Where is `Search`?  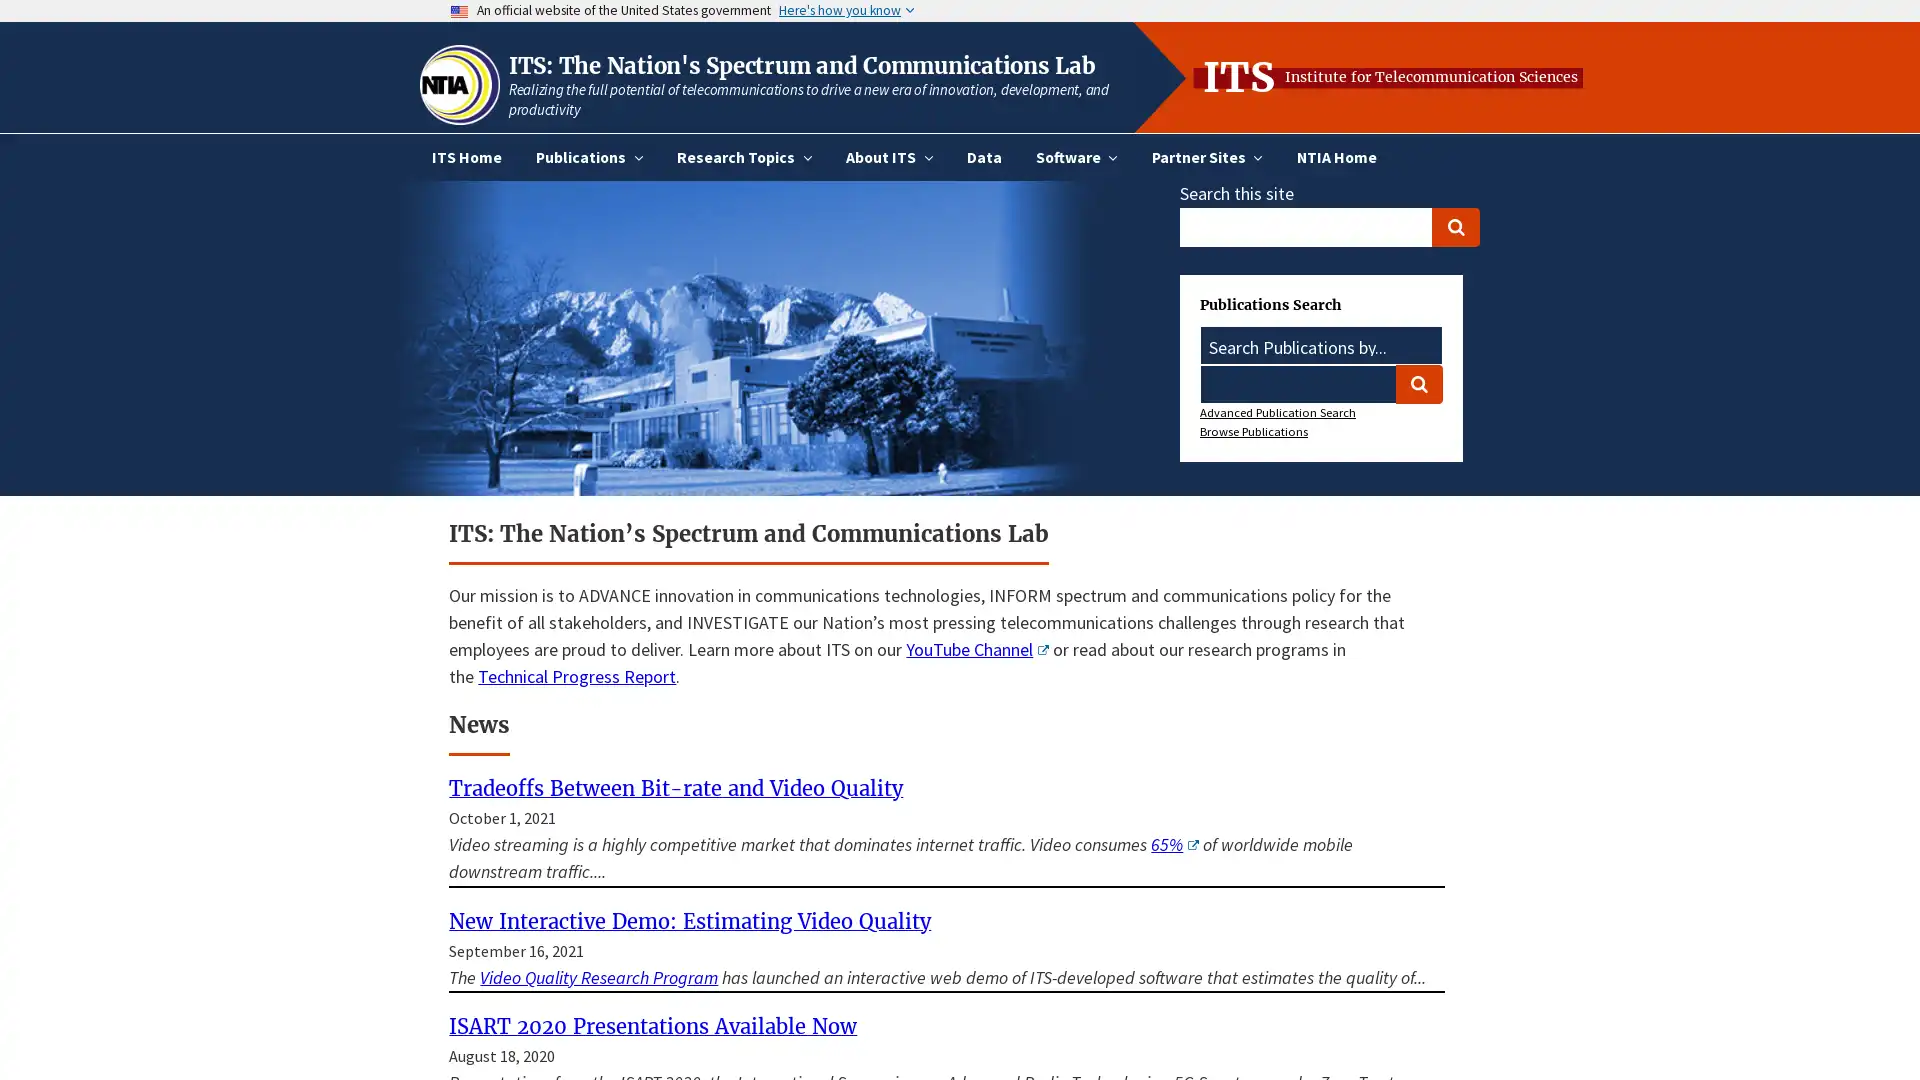 Search is located at coordinates (1418, 384).